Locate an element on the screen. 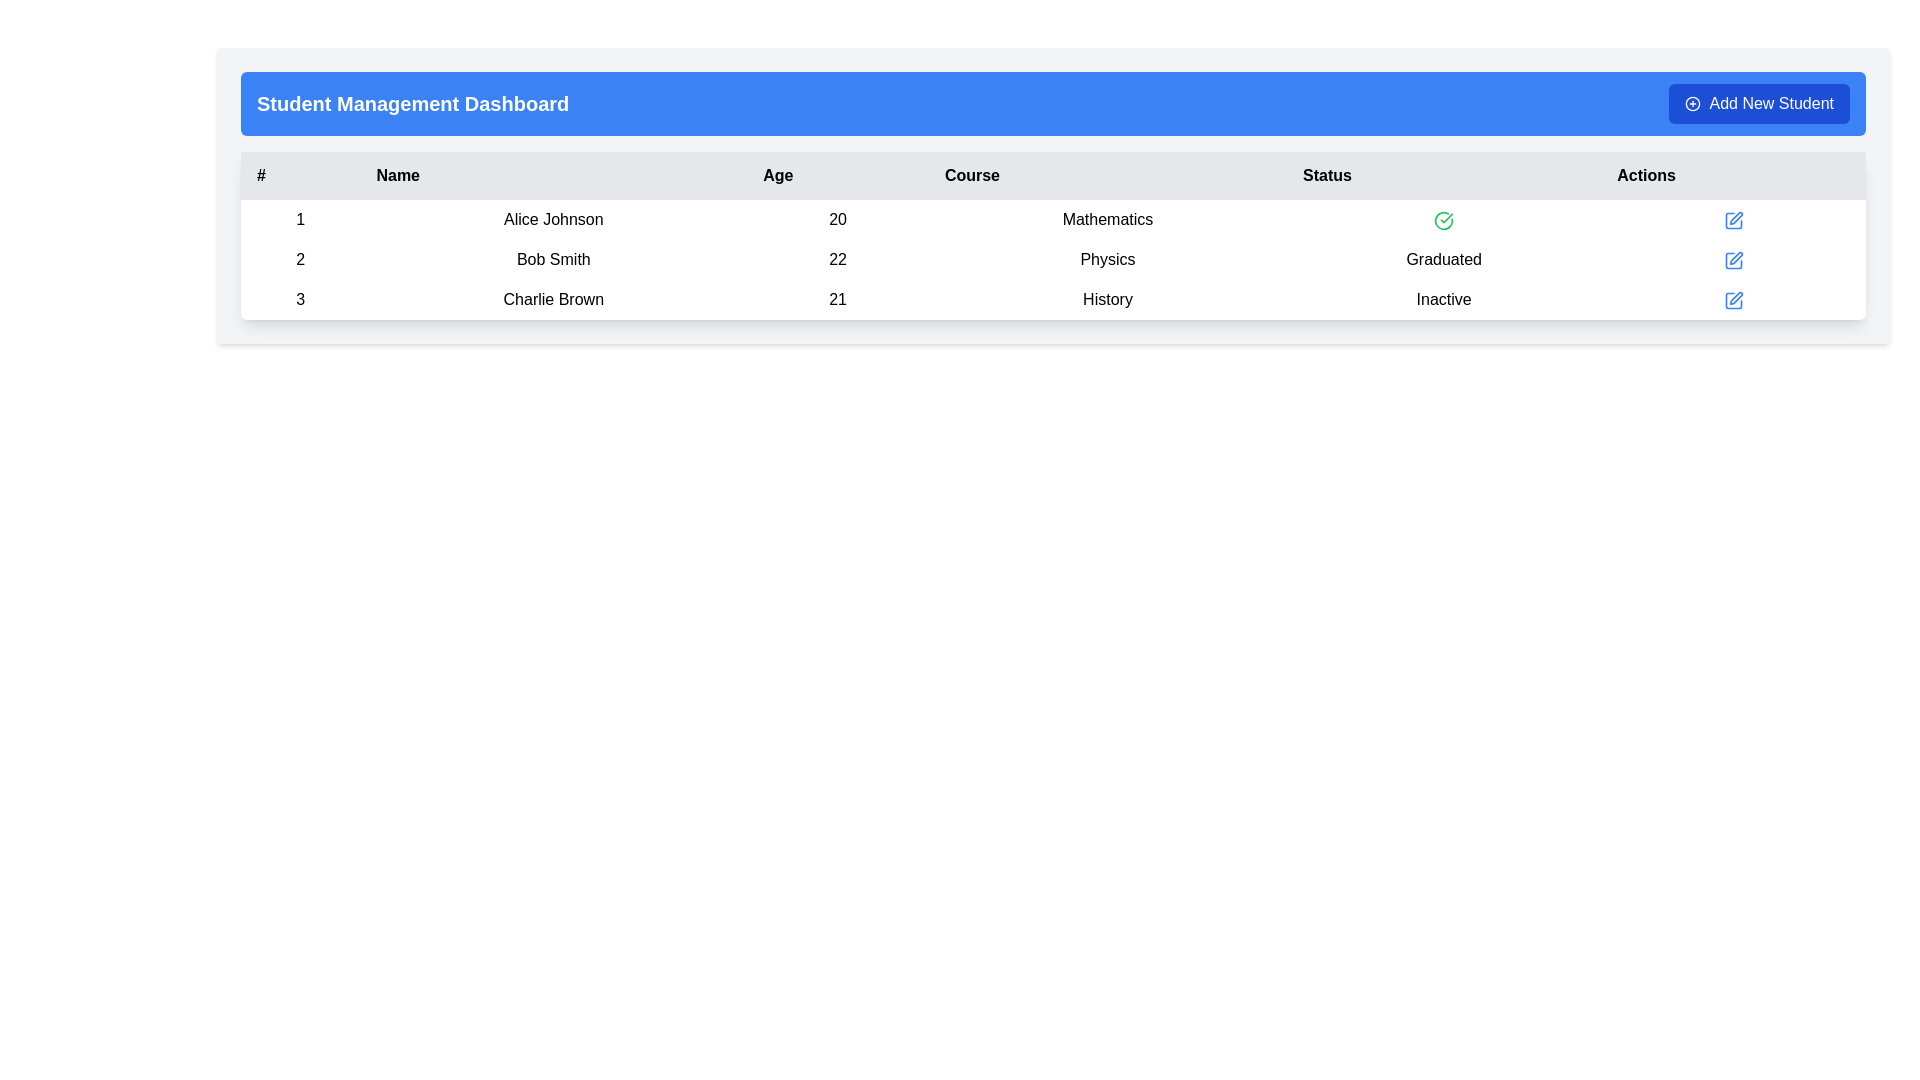 This screenshot has height=1080, width=1920. the static text element representing a student's name in the second cell of a table row, located under the 'Name' column is located at coordinates (553, 219).